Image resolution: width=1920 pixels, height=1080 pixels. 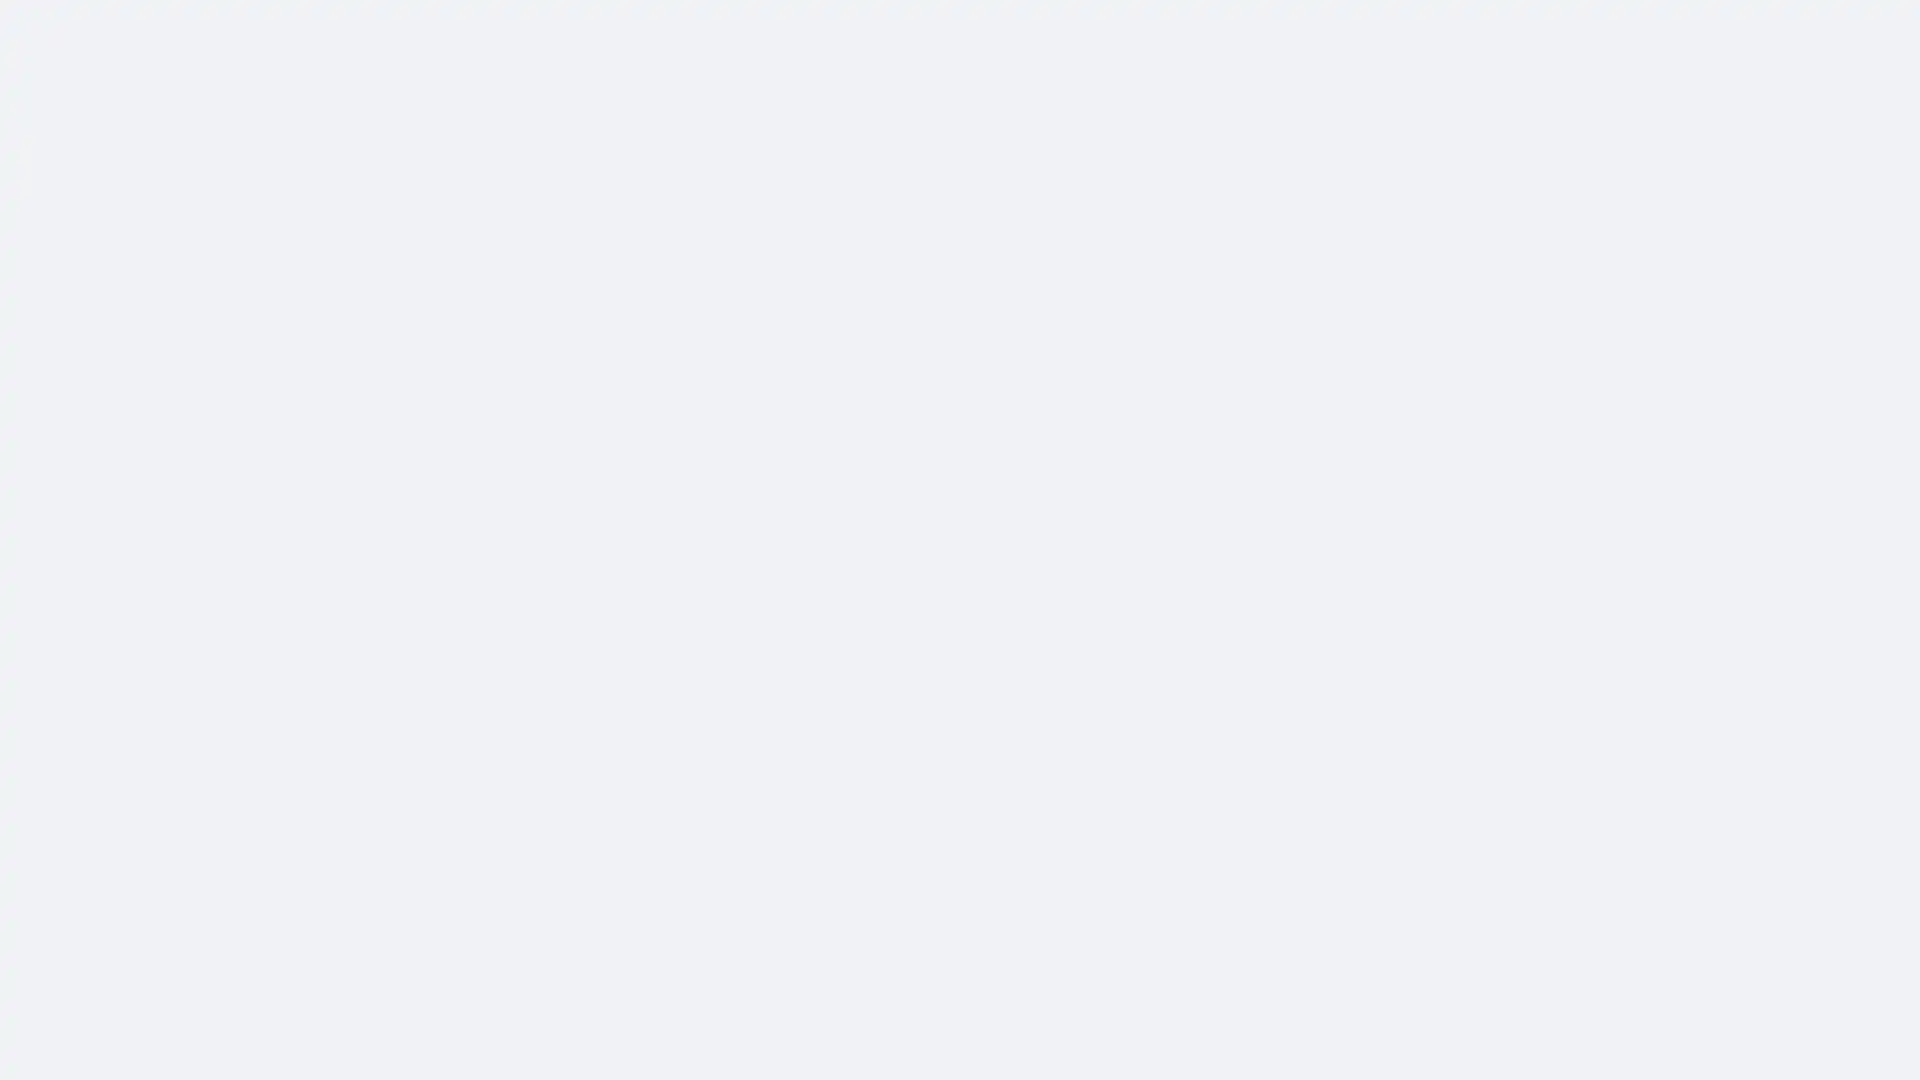 What do you see at coordinates (770, 574) in the screenshot?
I see `See more` at bounding box center [770, 574].